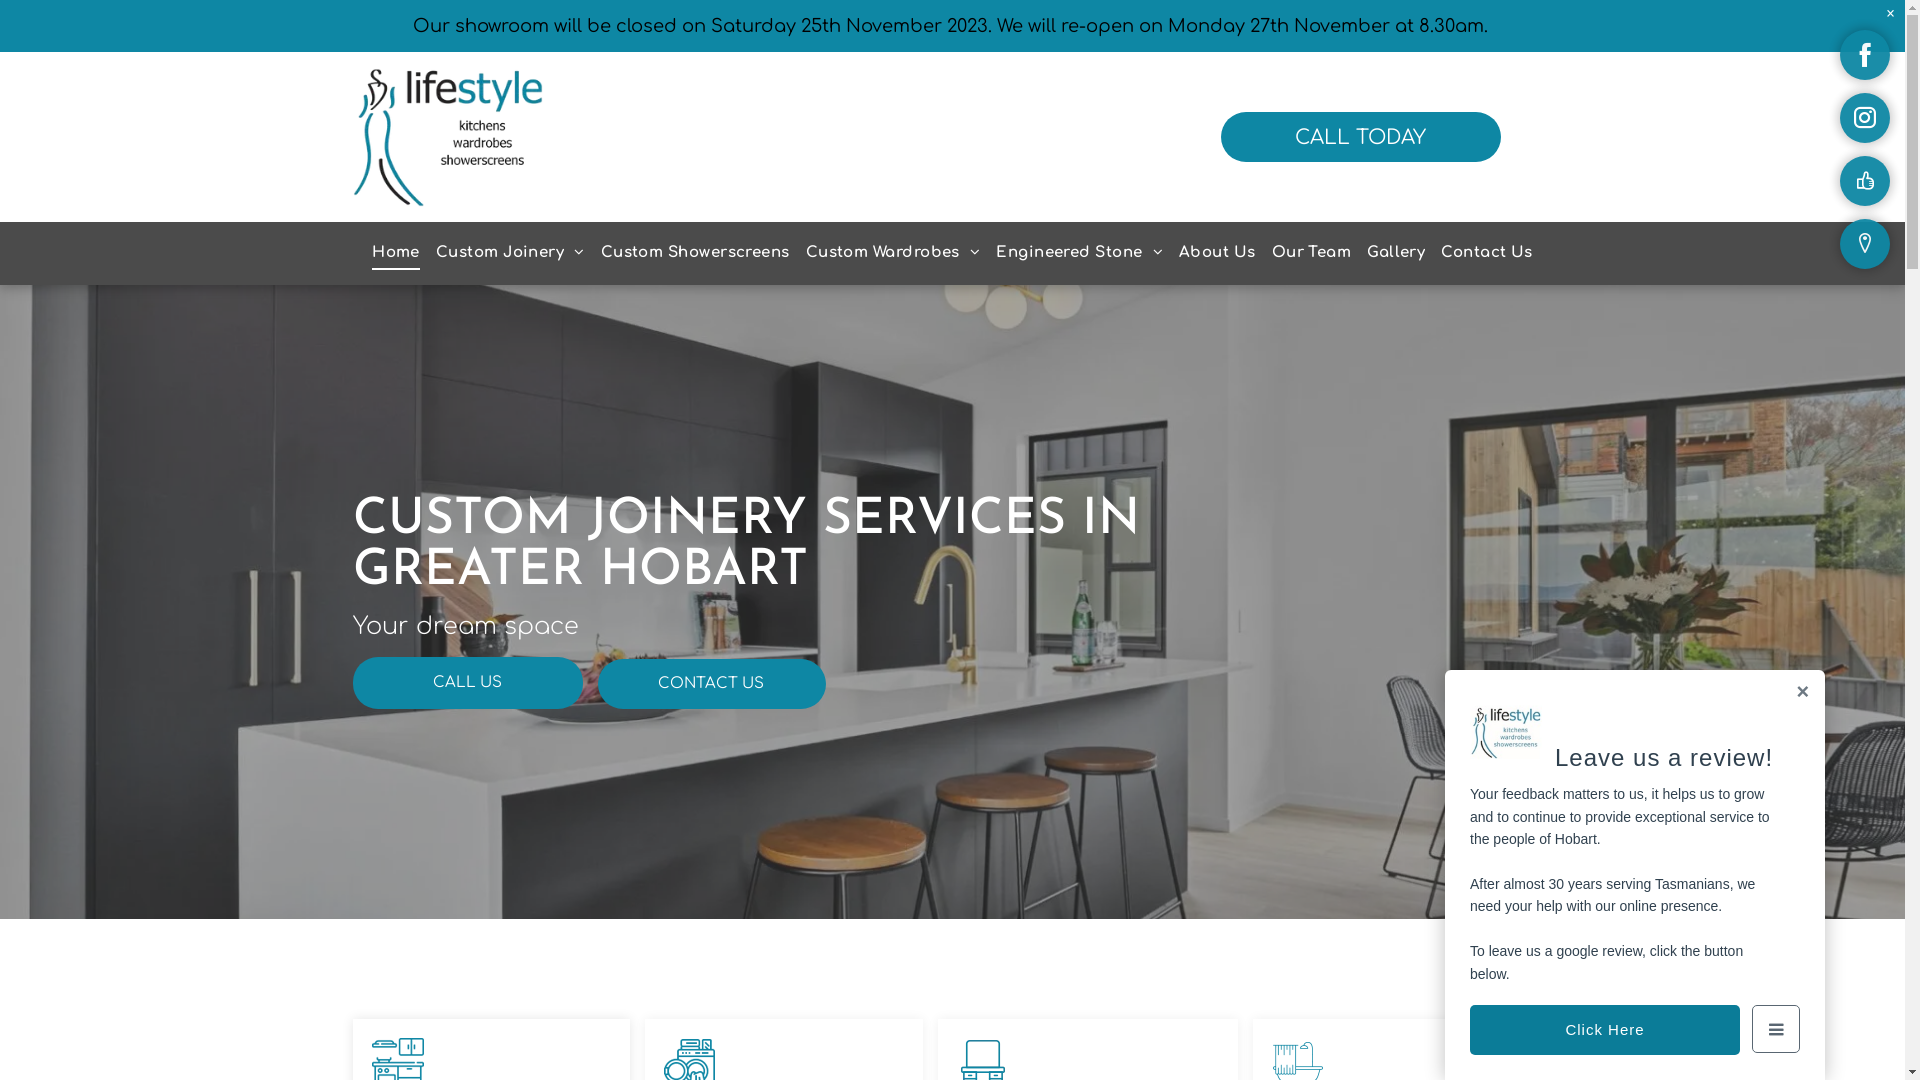  Describe the element at coordinates (1360, 136) in the screenshot. I see `'CALL TODAY'` at that location.